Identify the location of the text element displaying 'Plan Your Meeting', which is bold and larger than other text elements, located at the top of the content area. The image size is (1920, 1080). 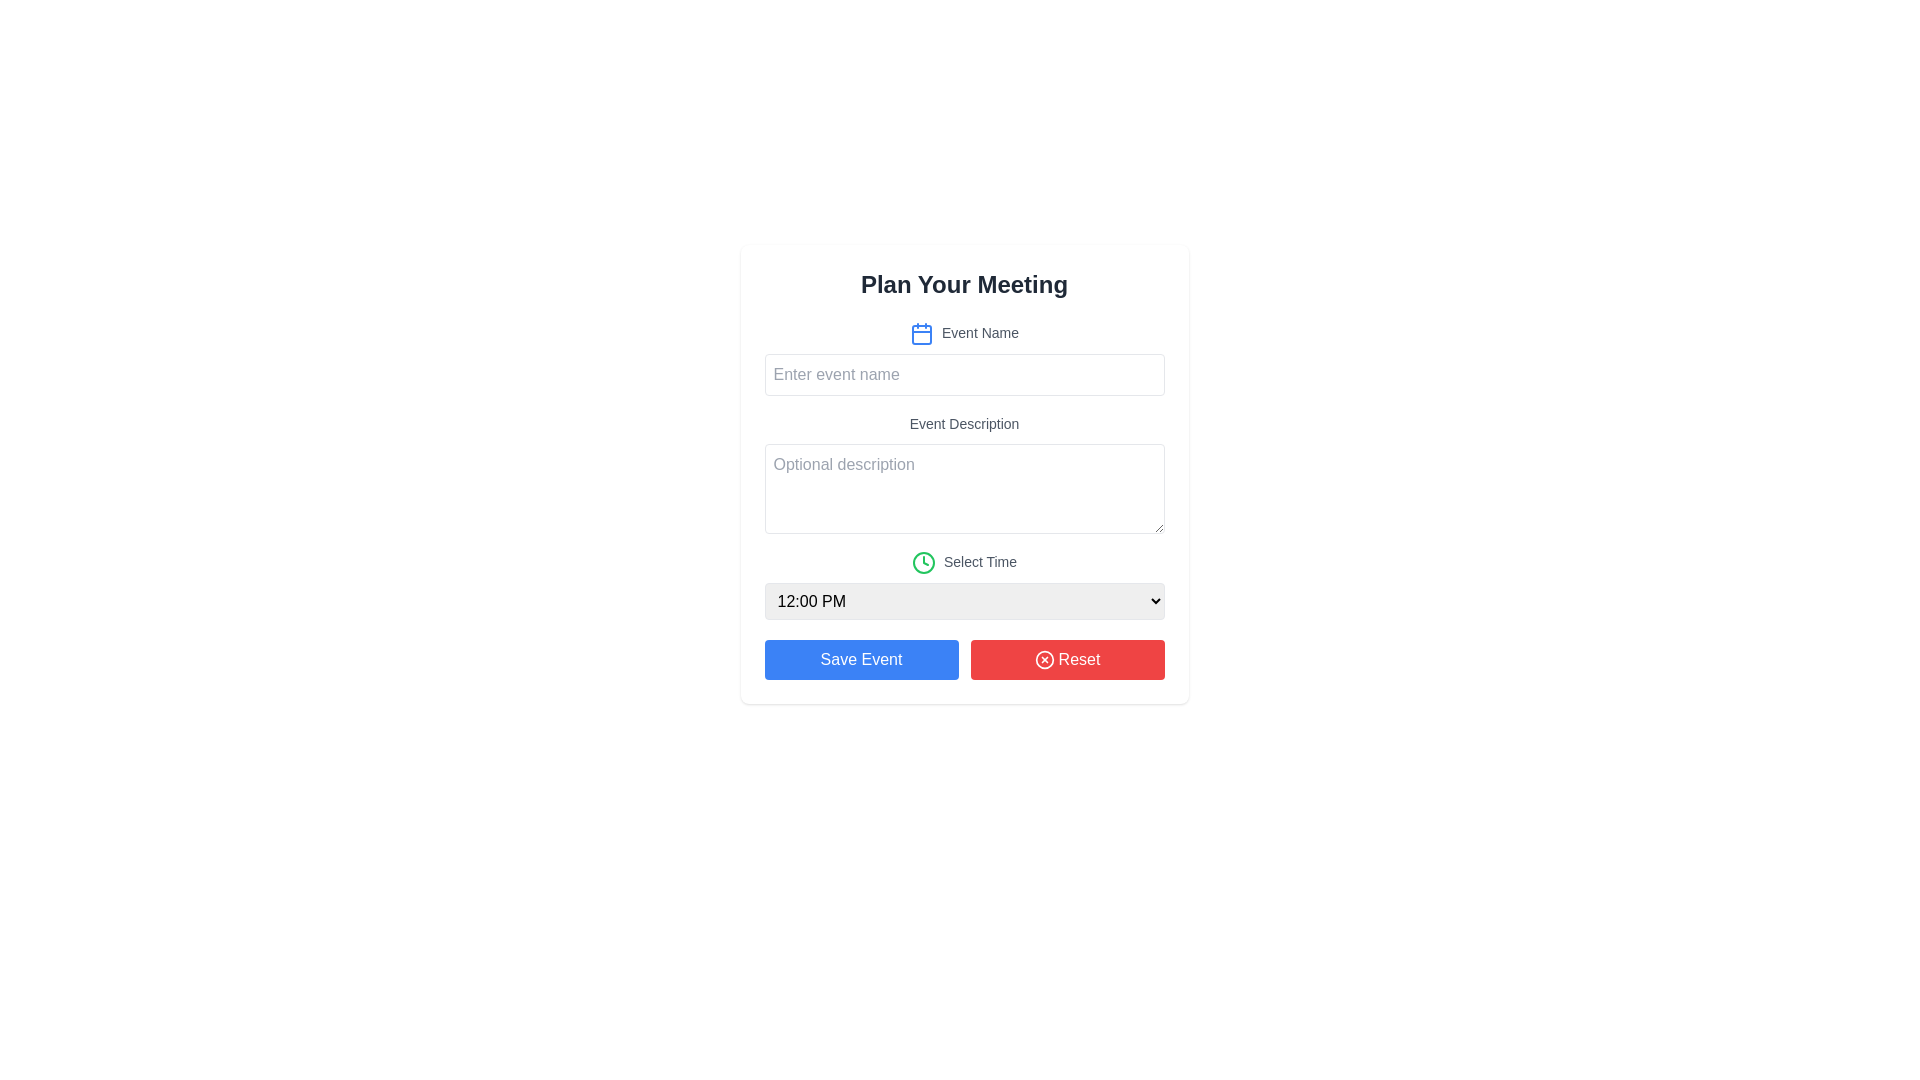
(964, 285).